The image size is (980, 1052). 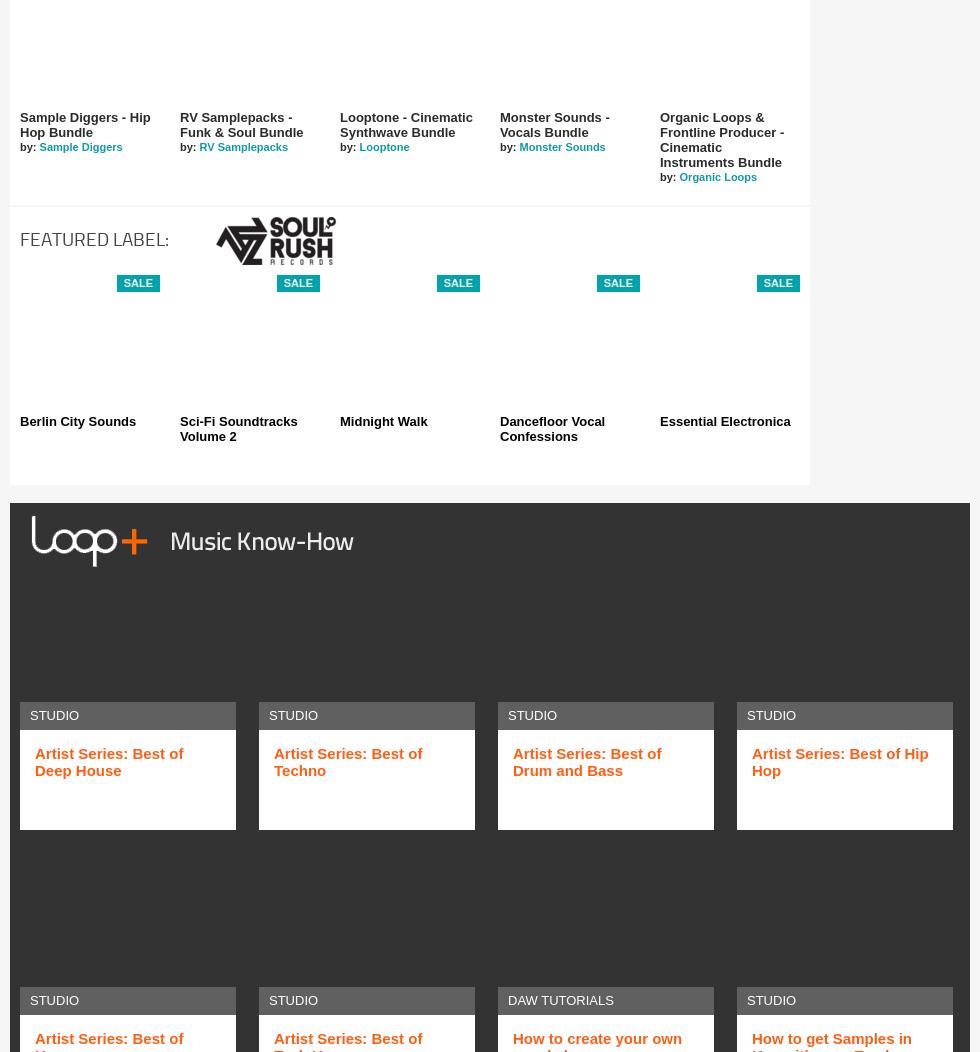 What do you see at coordinates (108, 760) in the screenshot?
I see `'Artist Series: Best of Deep House'` at bounding box center [108, 760].